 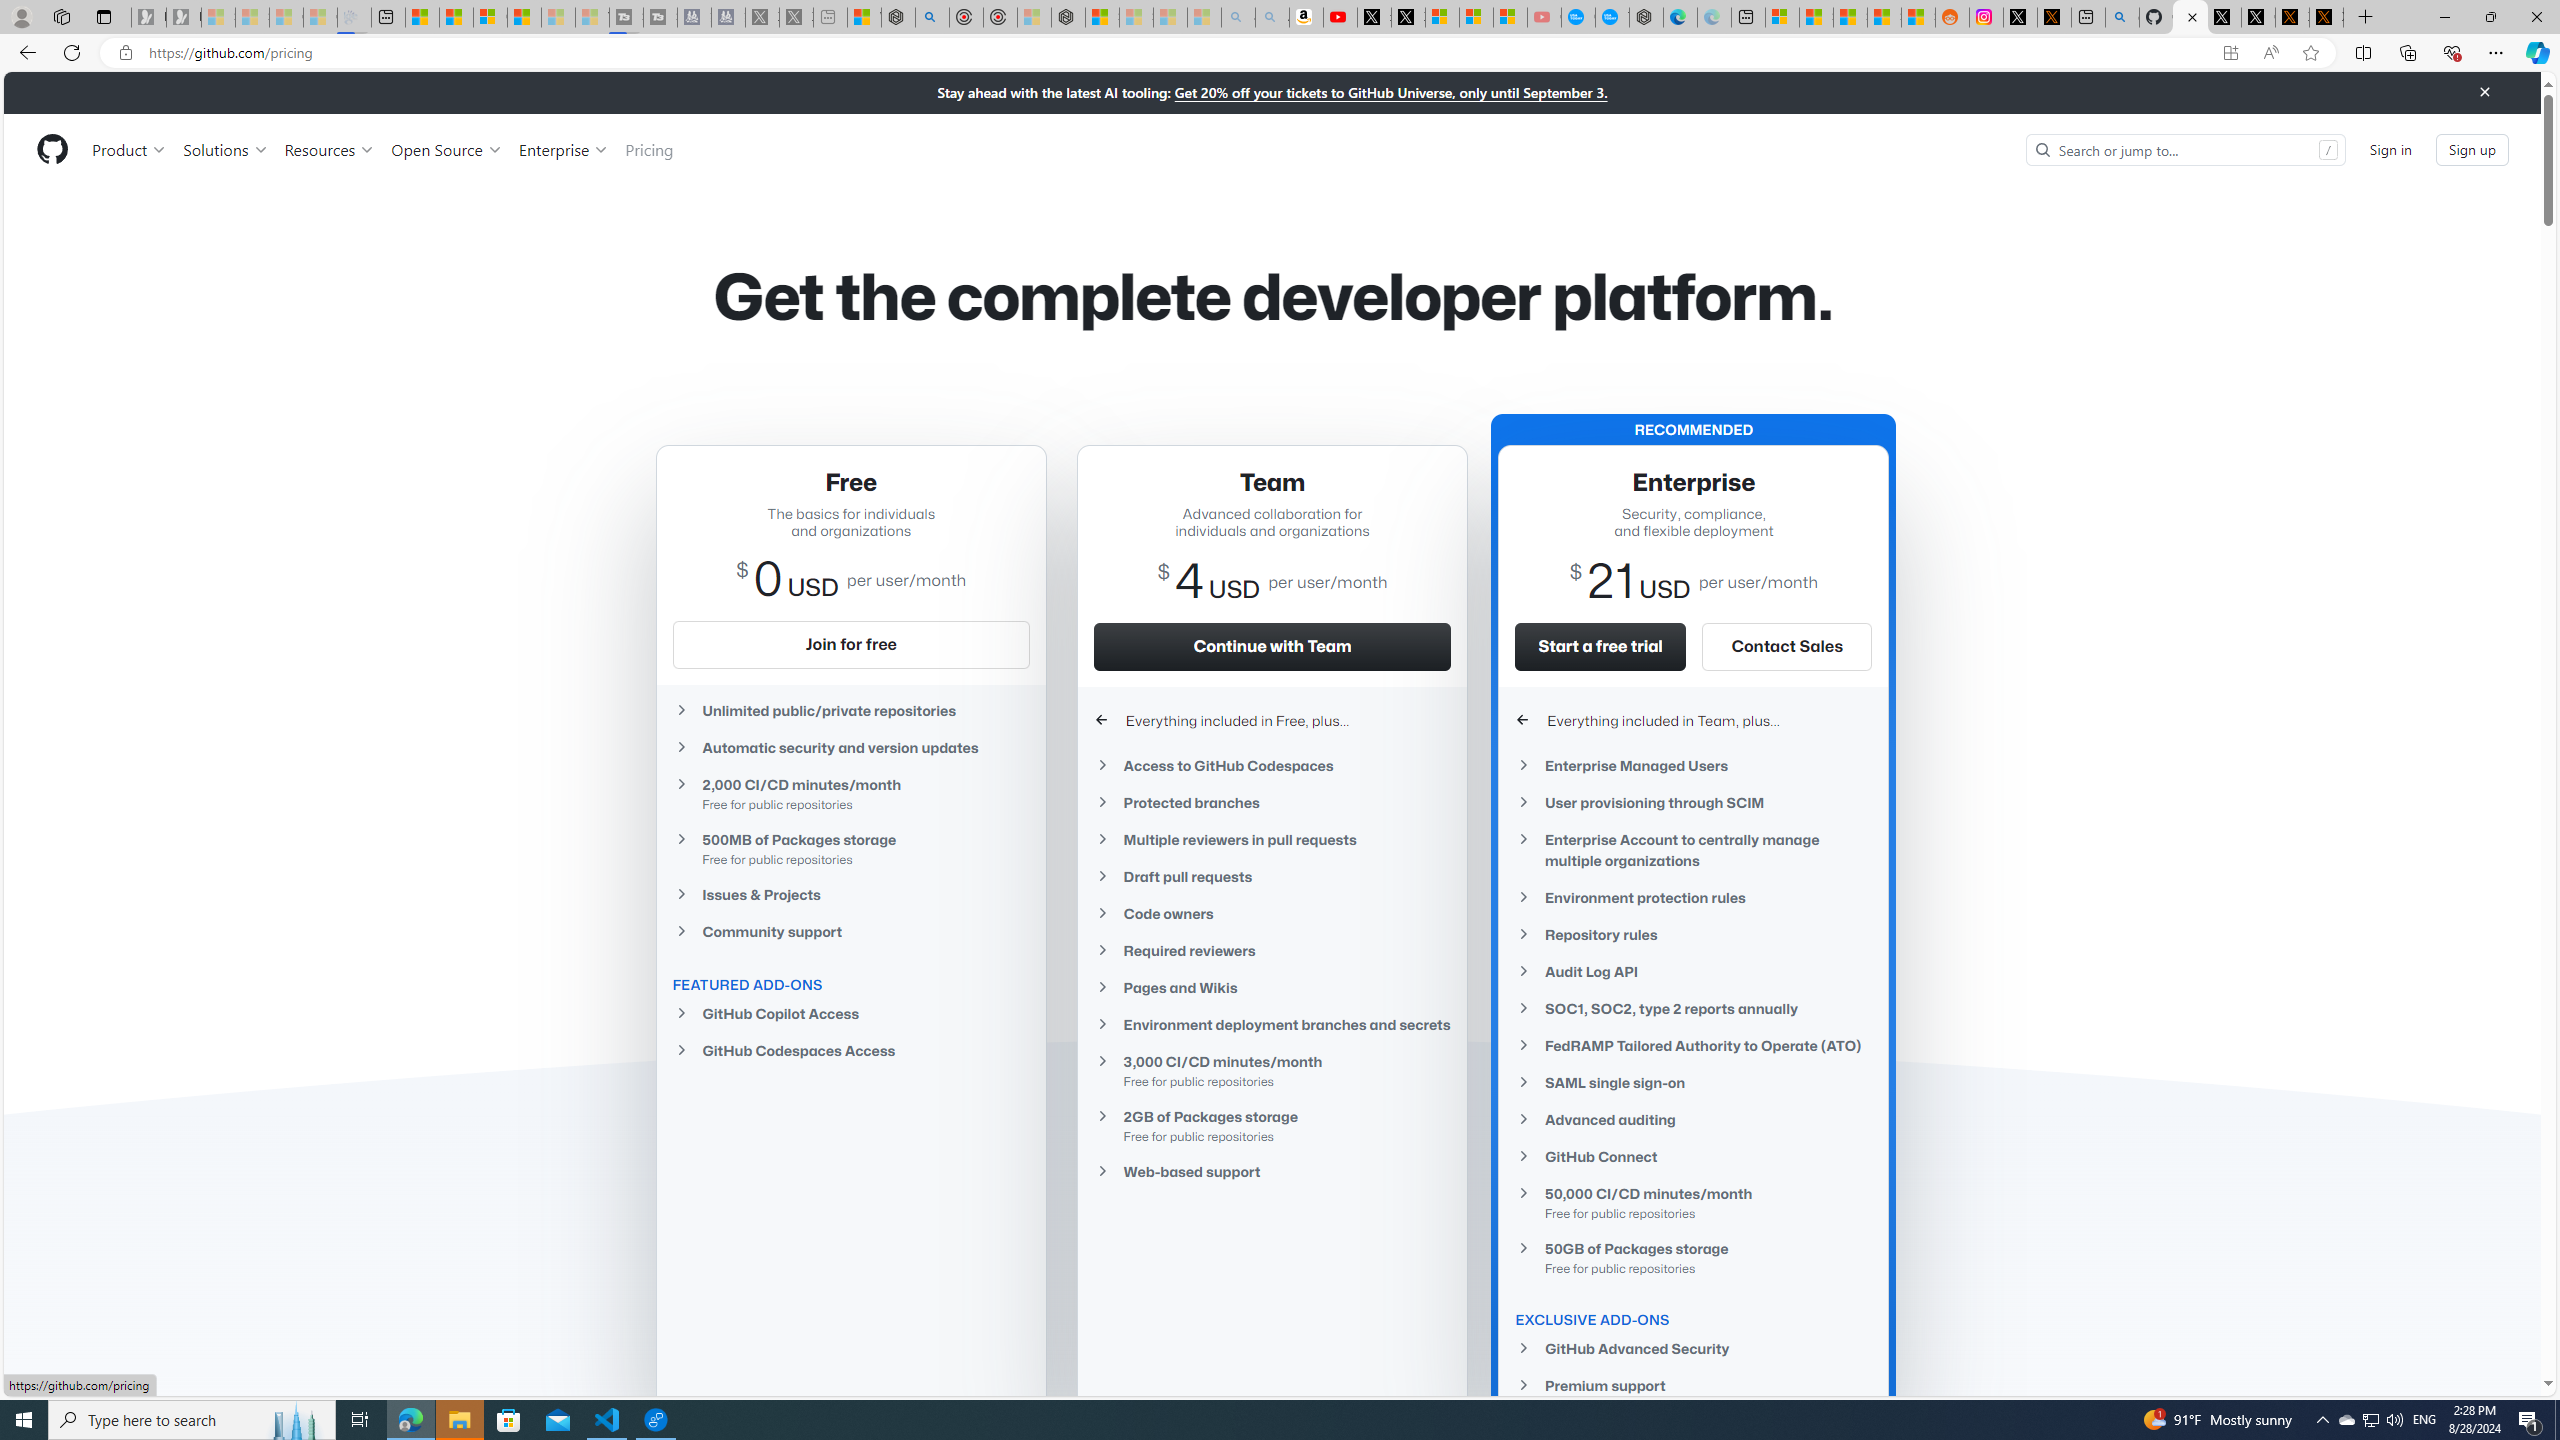 What do you see at coordinates (1693, 1256) in the screenshot?
I see `'50GB of Packages storageFree for public repositories'` at bounding box center [1693, 1256].